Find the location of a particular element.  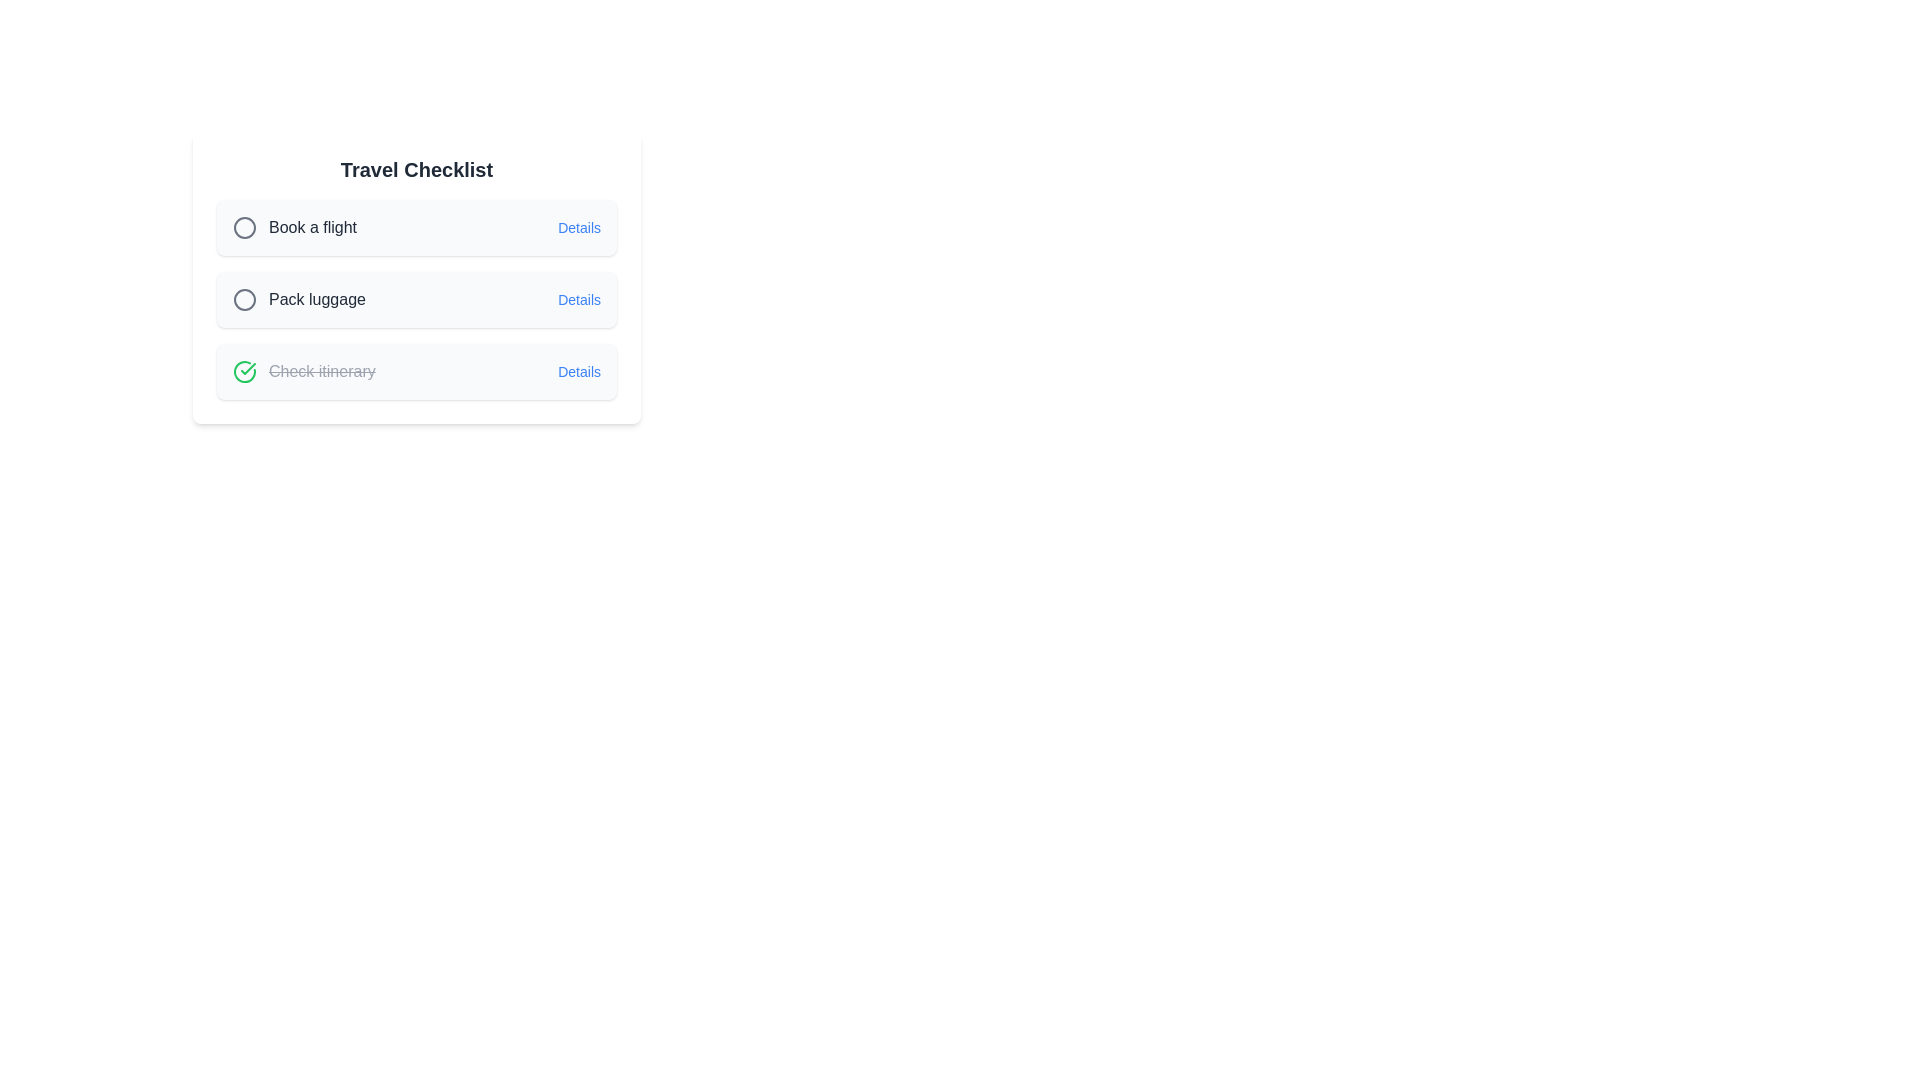

the checklist item labeled 'Pack luggage' which is a Text Label with Icon located under the 'Travel Checklist' is located at coordinates (298, 300).